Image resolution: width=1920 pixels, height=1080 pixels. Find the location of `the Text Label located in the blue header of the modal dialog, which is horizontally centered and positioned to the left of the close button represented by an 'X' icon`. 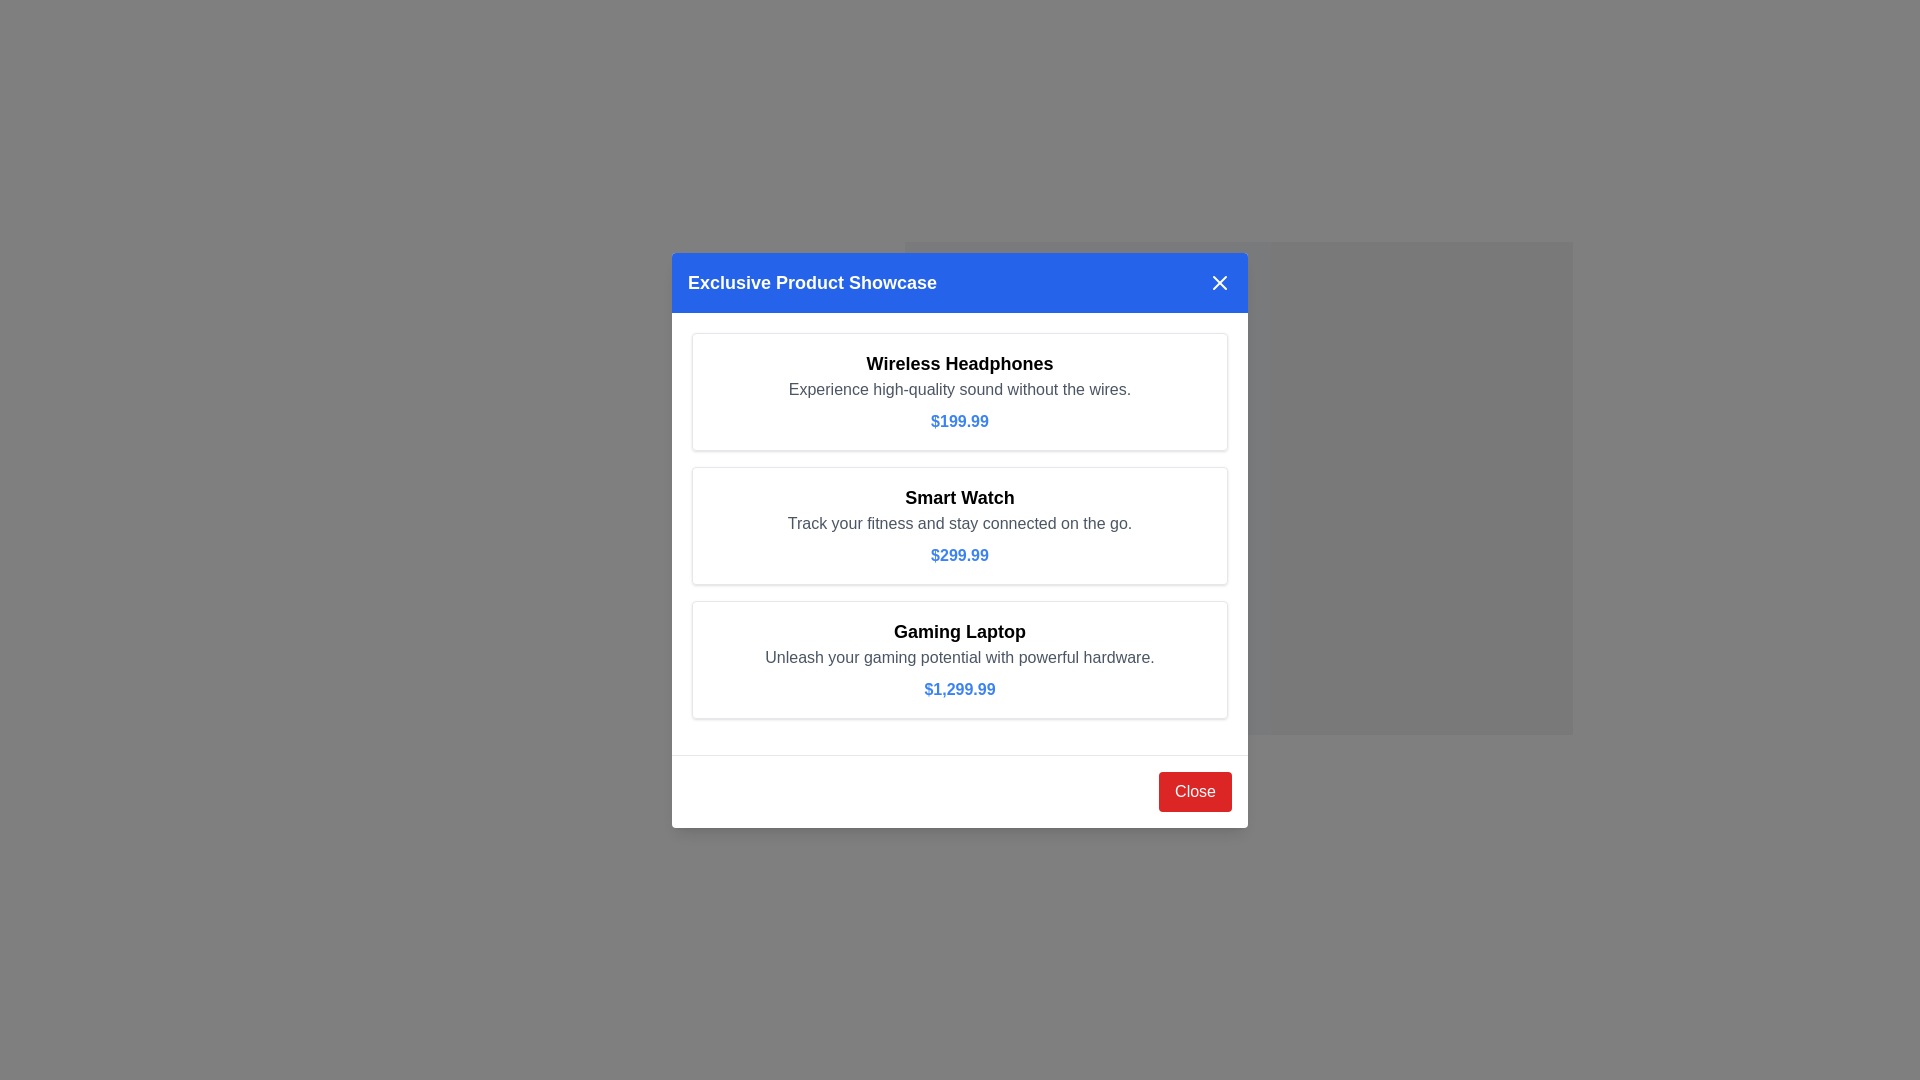

the Text Label located in the blue header of the modal dialog, which is horizontally centered and positioned to the left of the close button represented by an 'X' icon is located at coordinates (812, 282).